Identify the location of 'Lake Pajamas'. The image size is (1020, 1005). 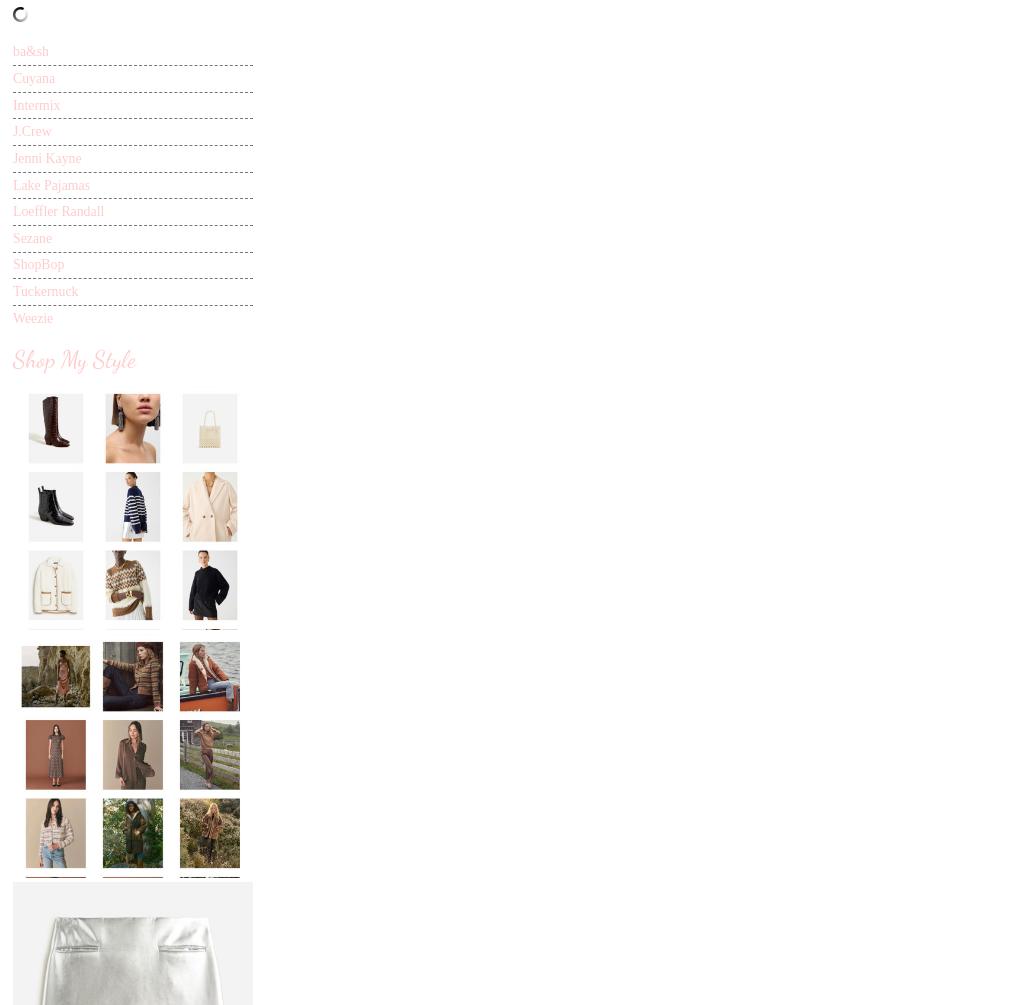
(51, 183).